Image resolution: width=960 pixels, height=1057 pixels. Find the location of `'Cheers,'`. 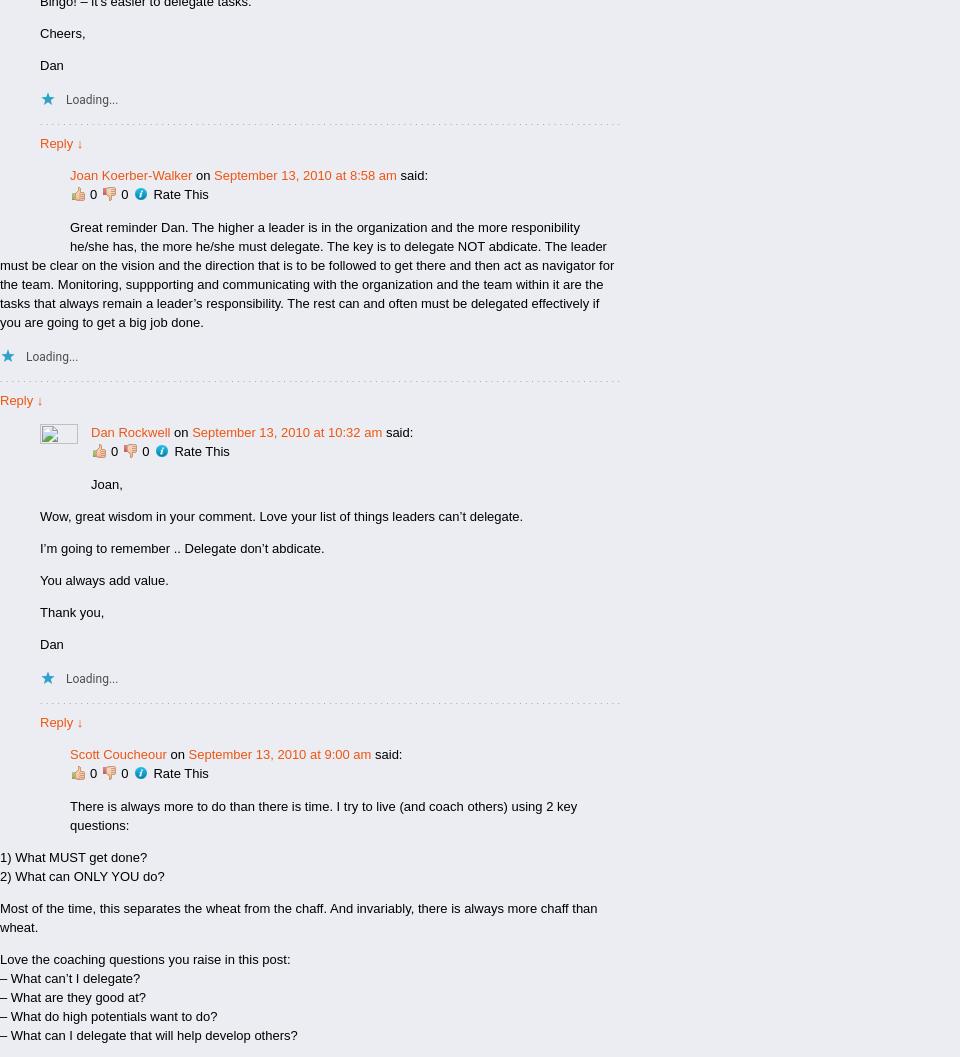

'Cheers,' is located at coordinates (62, 33).